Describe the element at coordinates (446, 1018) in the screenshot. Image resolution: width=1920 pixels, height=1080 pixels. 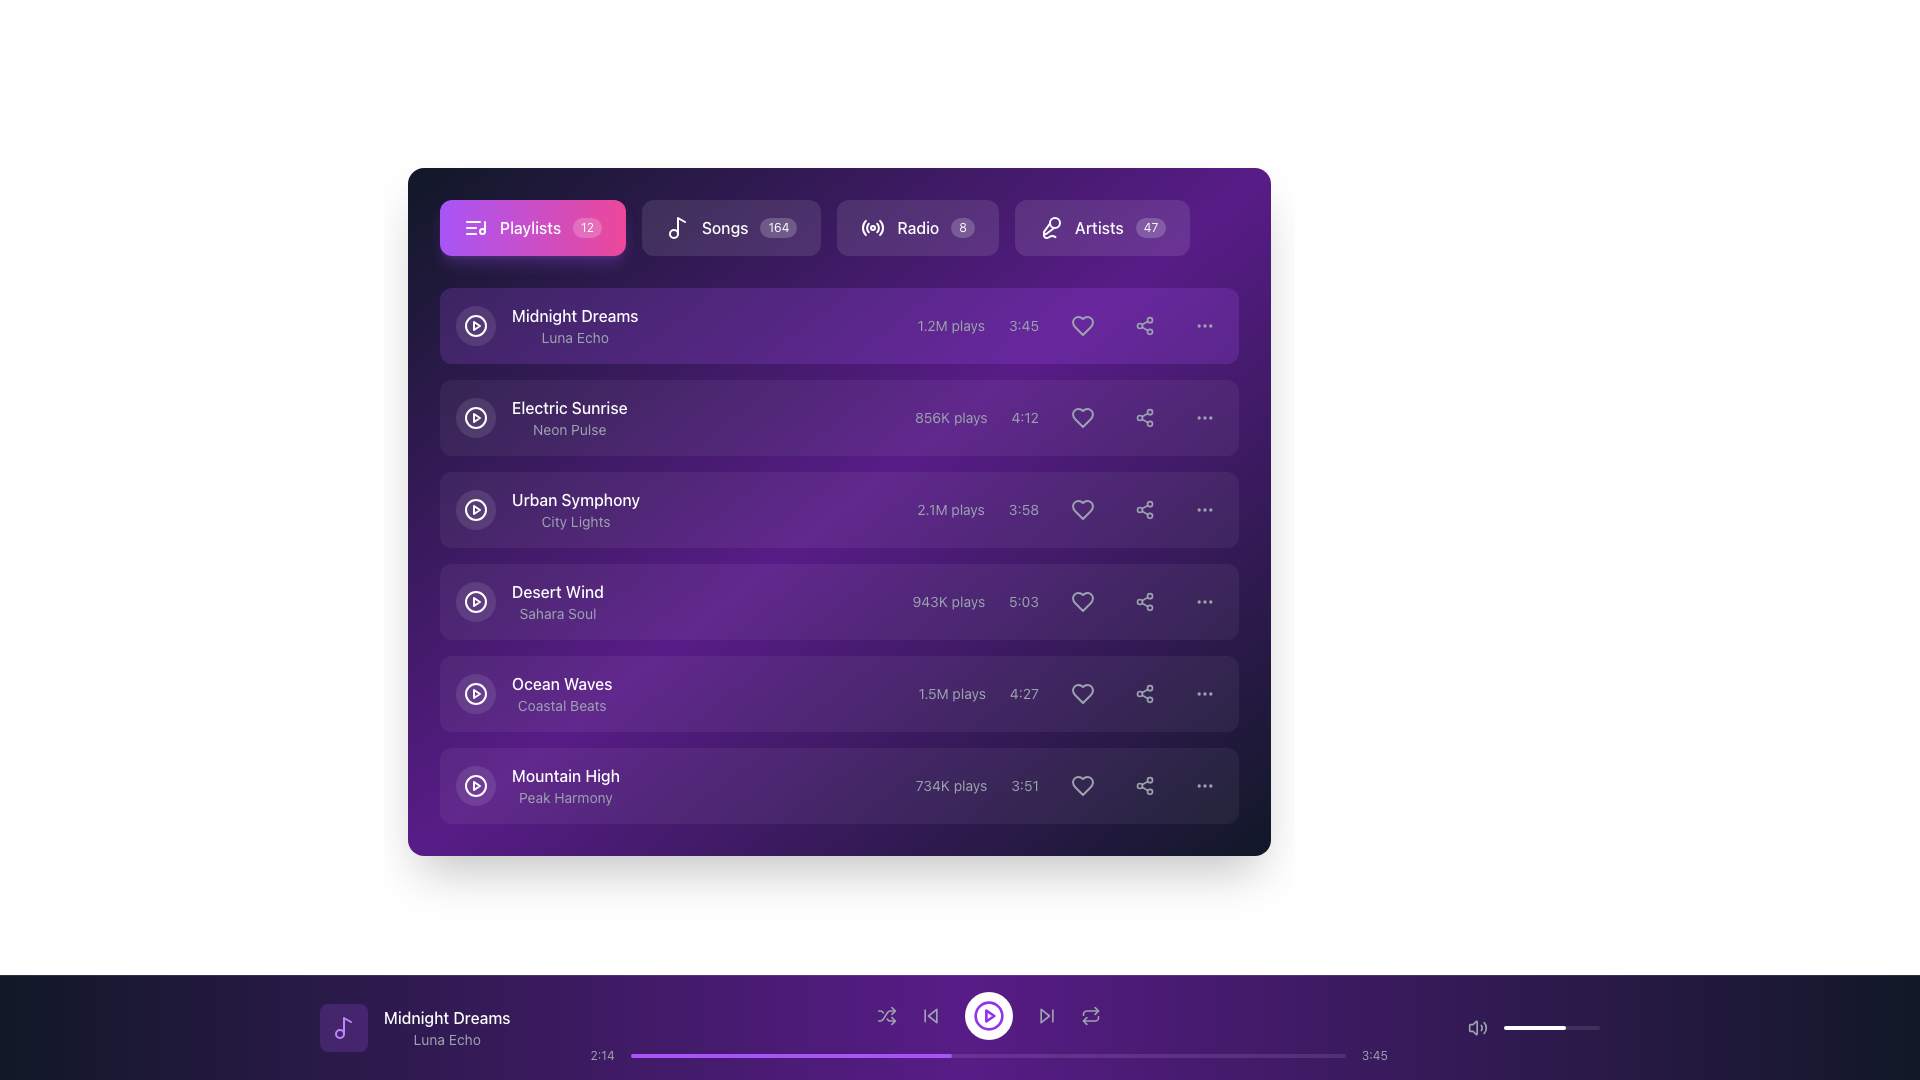
I see `the text label that reads 'Midnight Dreams' which is displayed in white font and is part of a two-line display on a dark purple background` at that location.